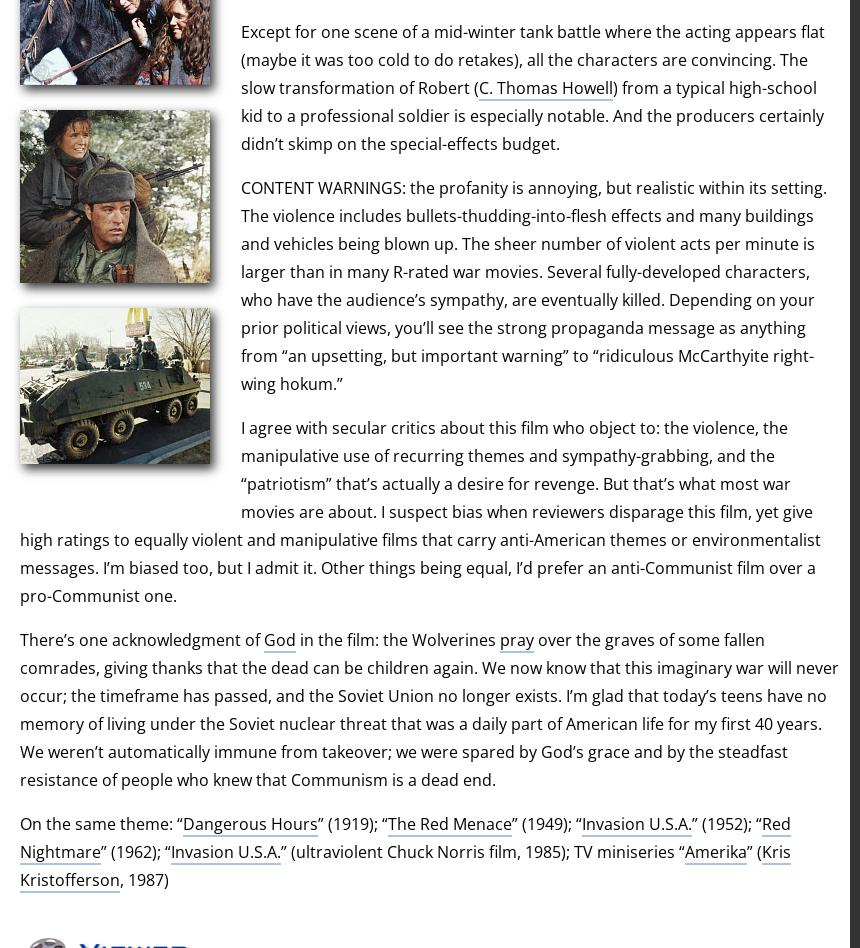 The image size is (860, 948). What do you see at coordinates (546, 824) in the screenshot?
I see `'” (1949); “'` at bounding box center [546, 824].